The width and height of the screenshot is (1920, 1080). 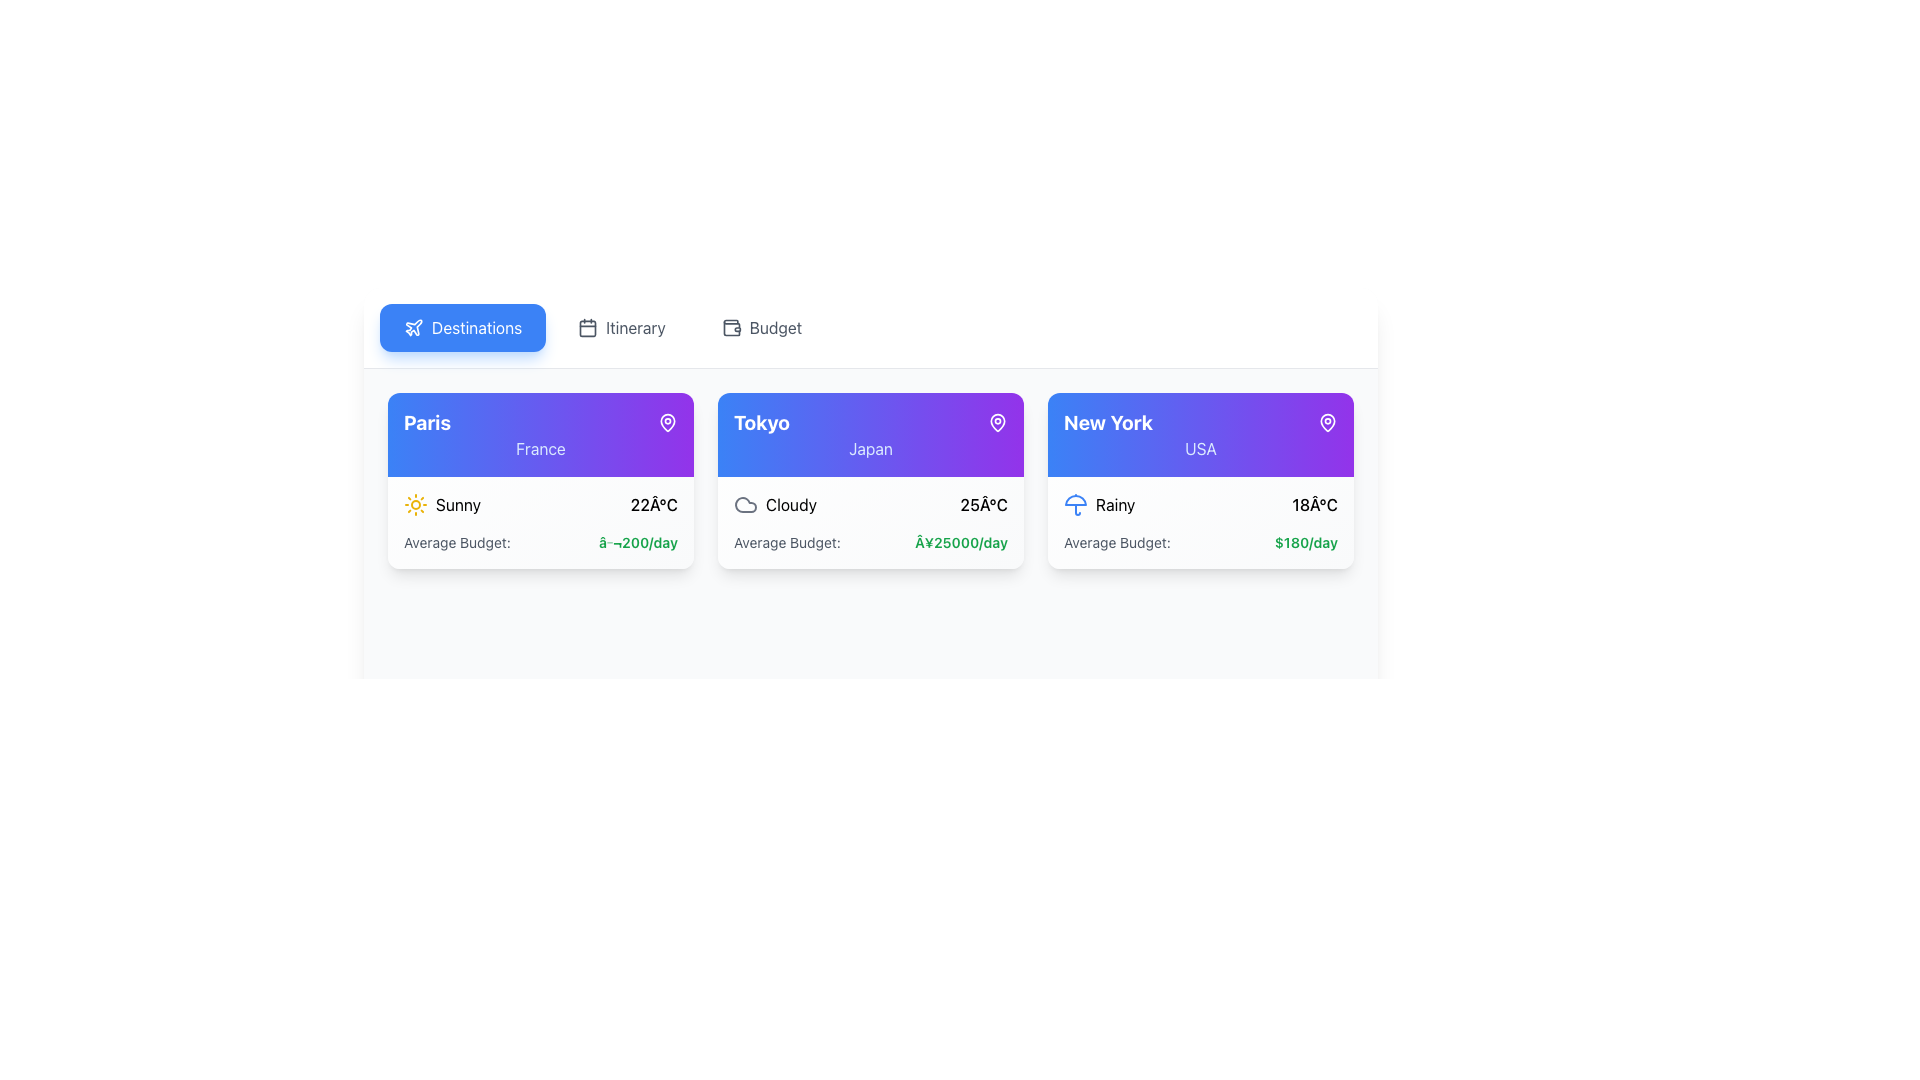 What do you see at coordinates (412, 326) in the screenshot?
I see `the 'Destinations' icon located to the left of the text 'Destinations' in the menu layout` at bounding box center [412, 326].